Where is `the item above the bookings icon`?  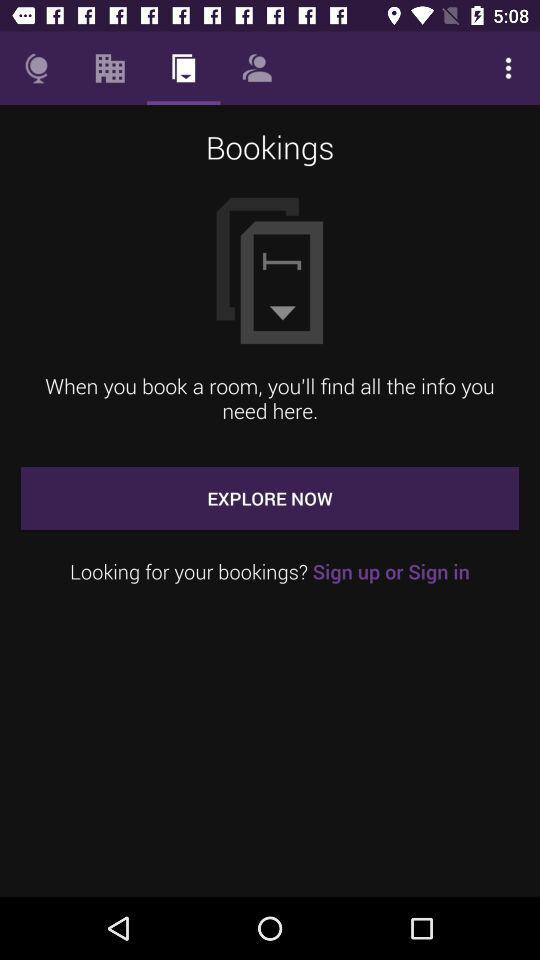 the item above the bookings icon is located at coordinates (110, 68).